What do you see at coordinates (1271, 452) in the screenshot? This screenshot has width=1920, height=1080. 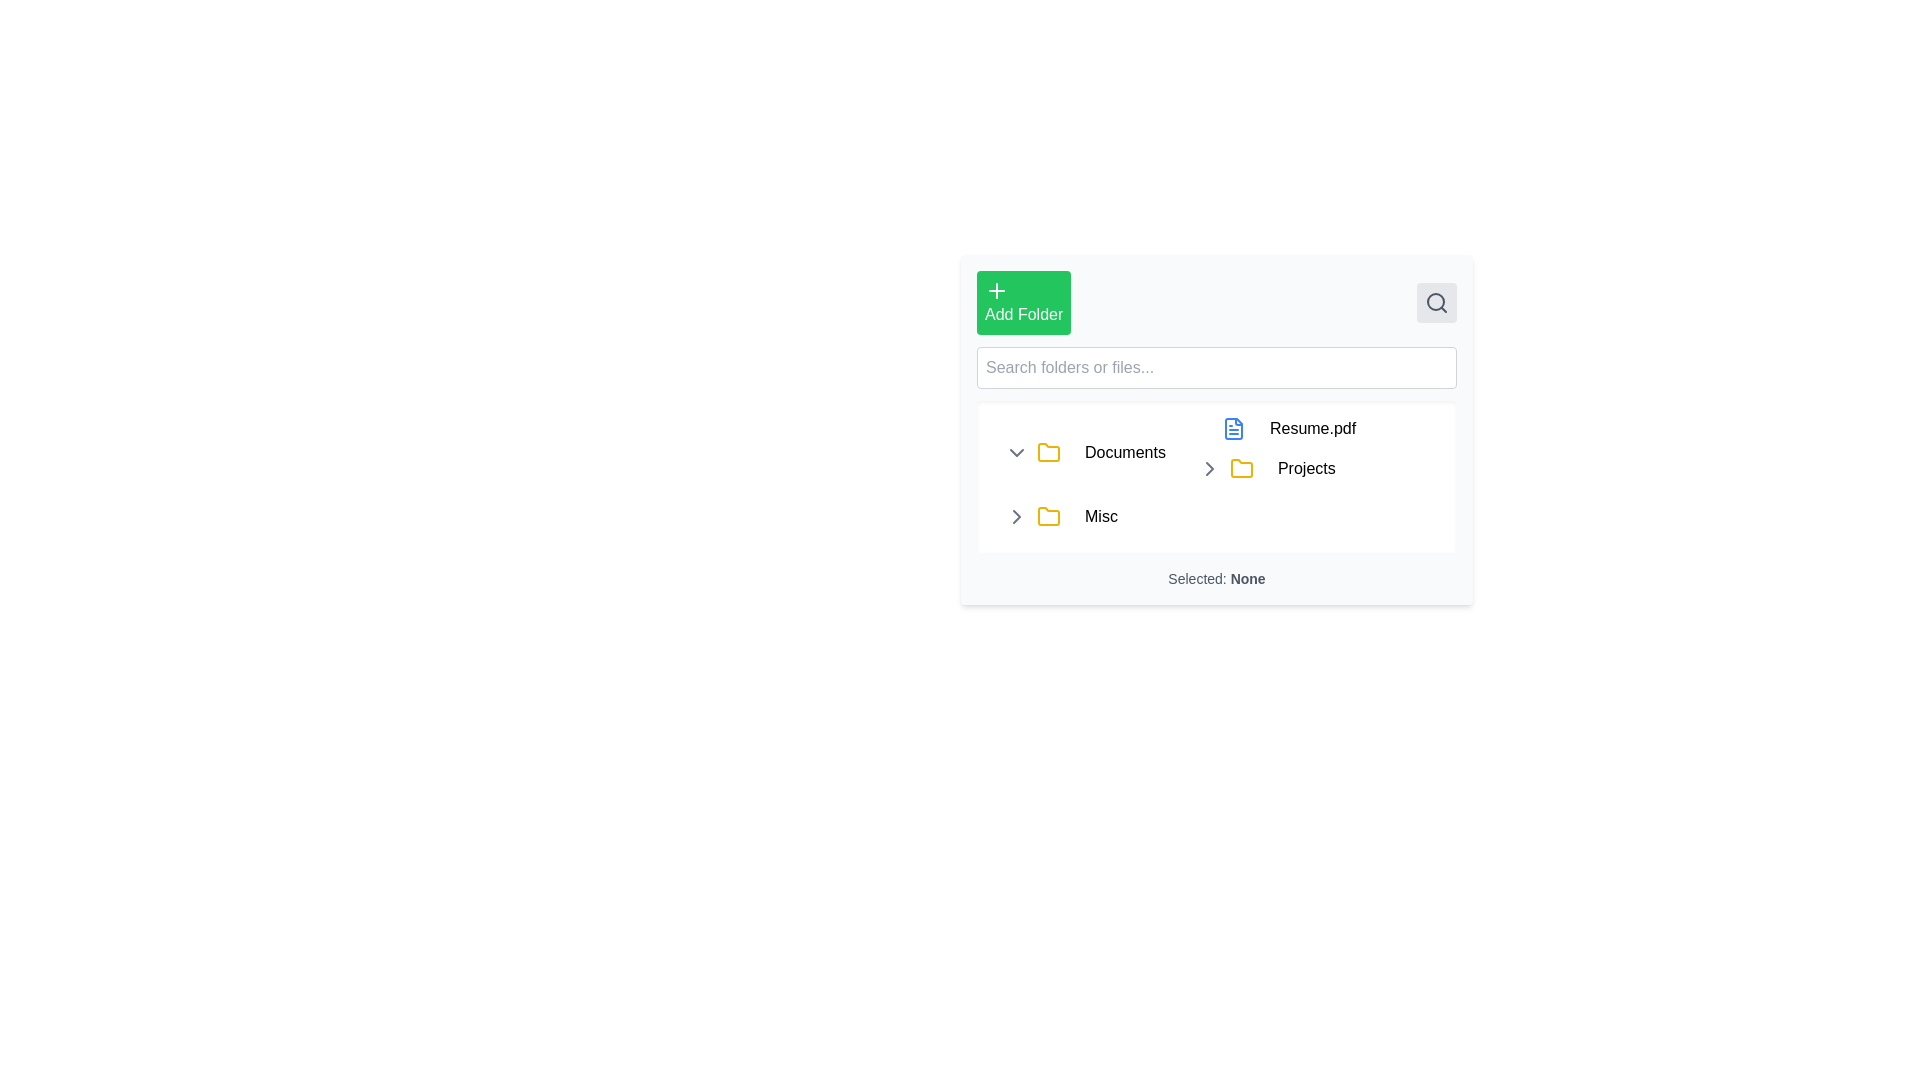 I see `the text label representing 'Resume.pdf' and the folder named 'Projects' within the file navigation structure, which is the second item in the list under 'Documents'` at bounding box center [1271, 452].